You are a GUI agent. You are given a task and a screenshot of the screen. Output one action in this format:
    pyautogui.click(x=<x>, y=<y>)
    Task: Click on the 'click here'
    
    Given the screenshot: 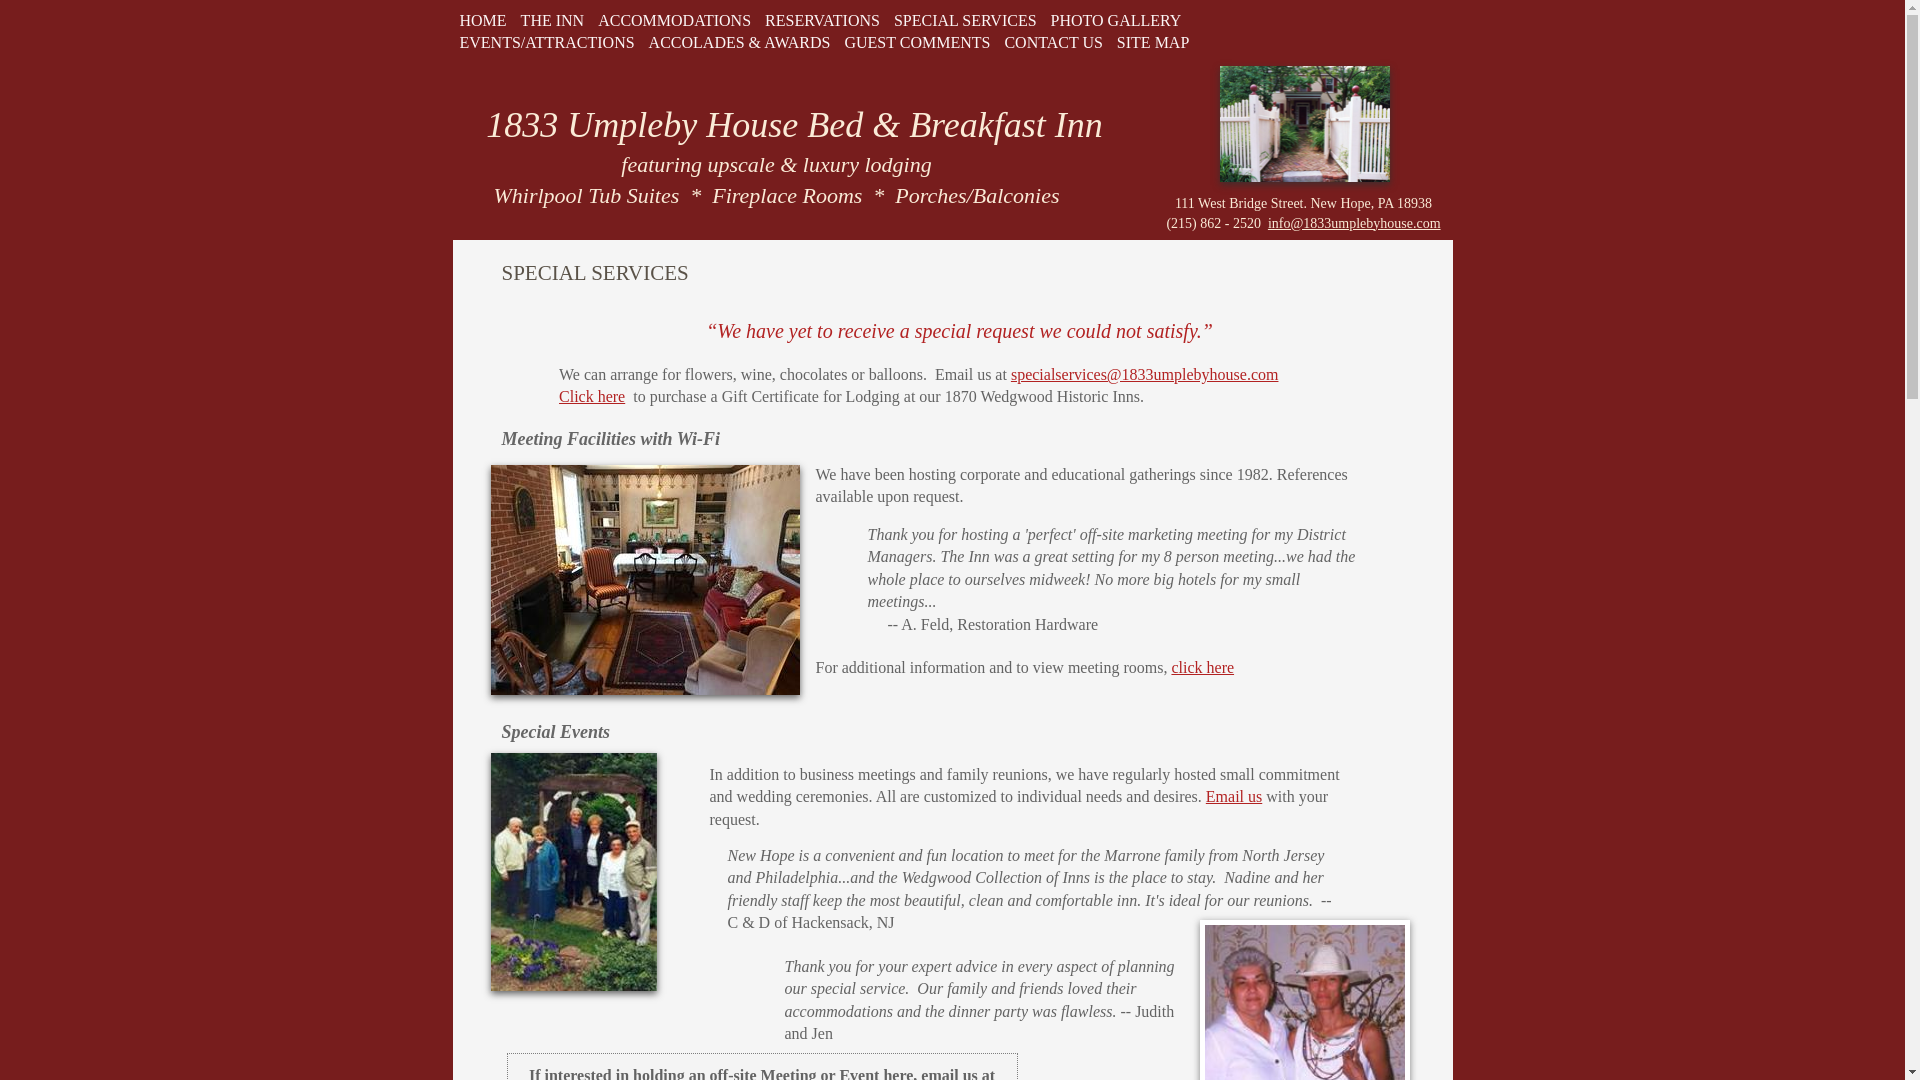 What is the action you would take?
    pyautogui.click(x=1171, y=667)
    